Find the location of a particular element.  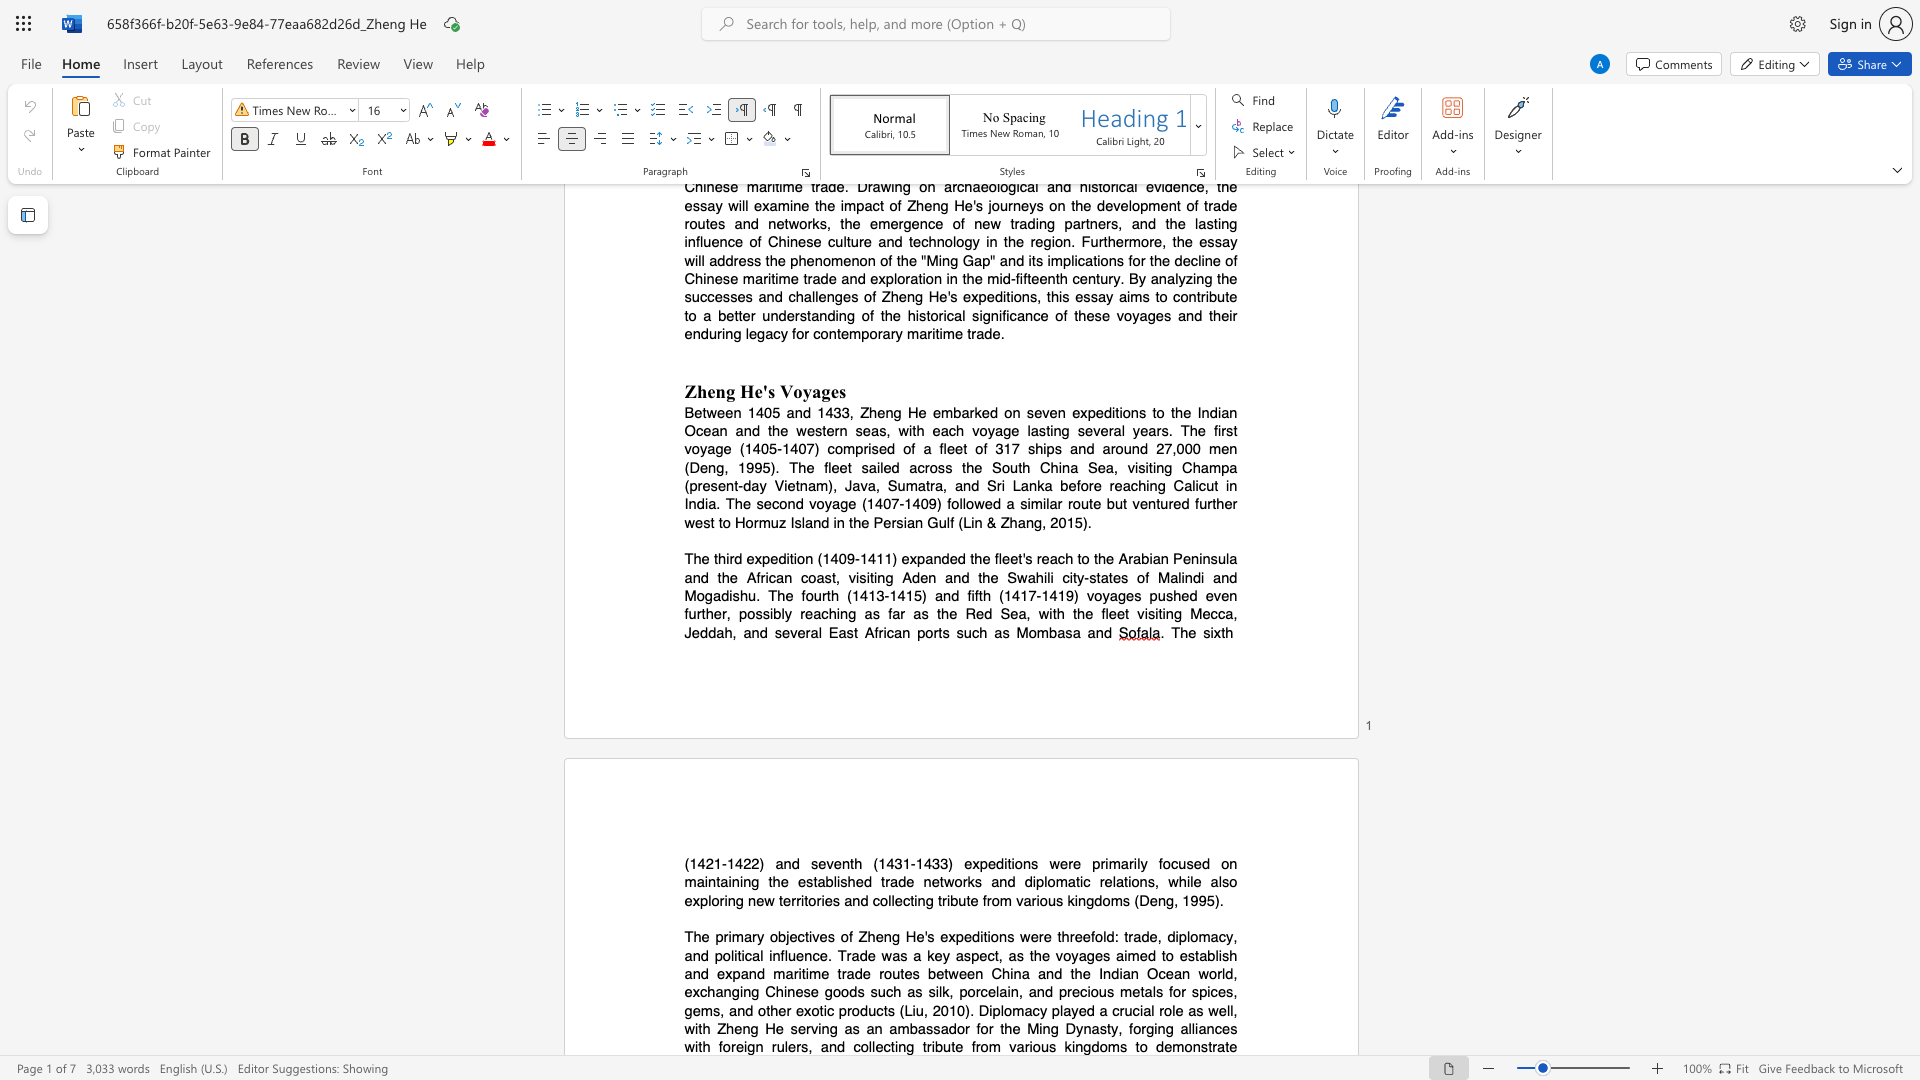

the subset text "ods such as silk, porcelain, and precious metals for spices, gems, and other exotic products (Liu, 2010). Diplomacy played a crucial role as well, with Zheng He serving as an ambassador for the Ming Dynasty, forging alliances with foreign rulers, and collecting tribute from various" within the text "and expand maritime trade routes between China and the Indian Ocean world, exchanging Chinese goods such as silk, porcelain, and precious metals for spices, gems, and other exotic products (Liu, 2010). Diplomacy played a crucial role as well, with Zheng He serving as an ambassador for the Ming Dynasty, forging alliances with foreign rulers, and collecting tribute from various kingdoms to" is located at coordinates (841, 992).